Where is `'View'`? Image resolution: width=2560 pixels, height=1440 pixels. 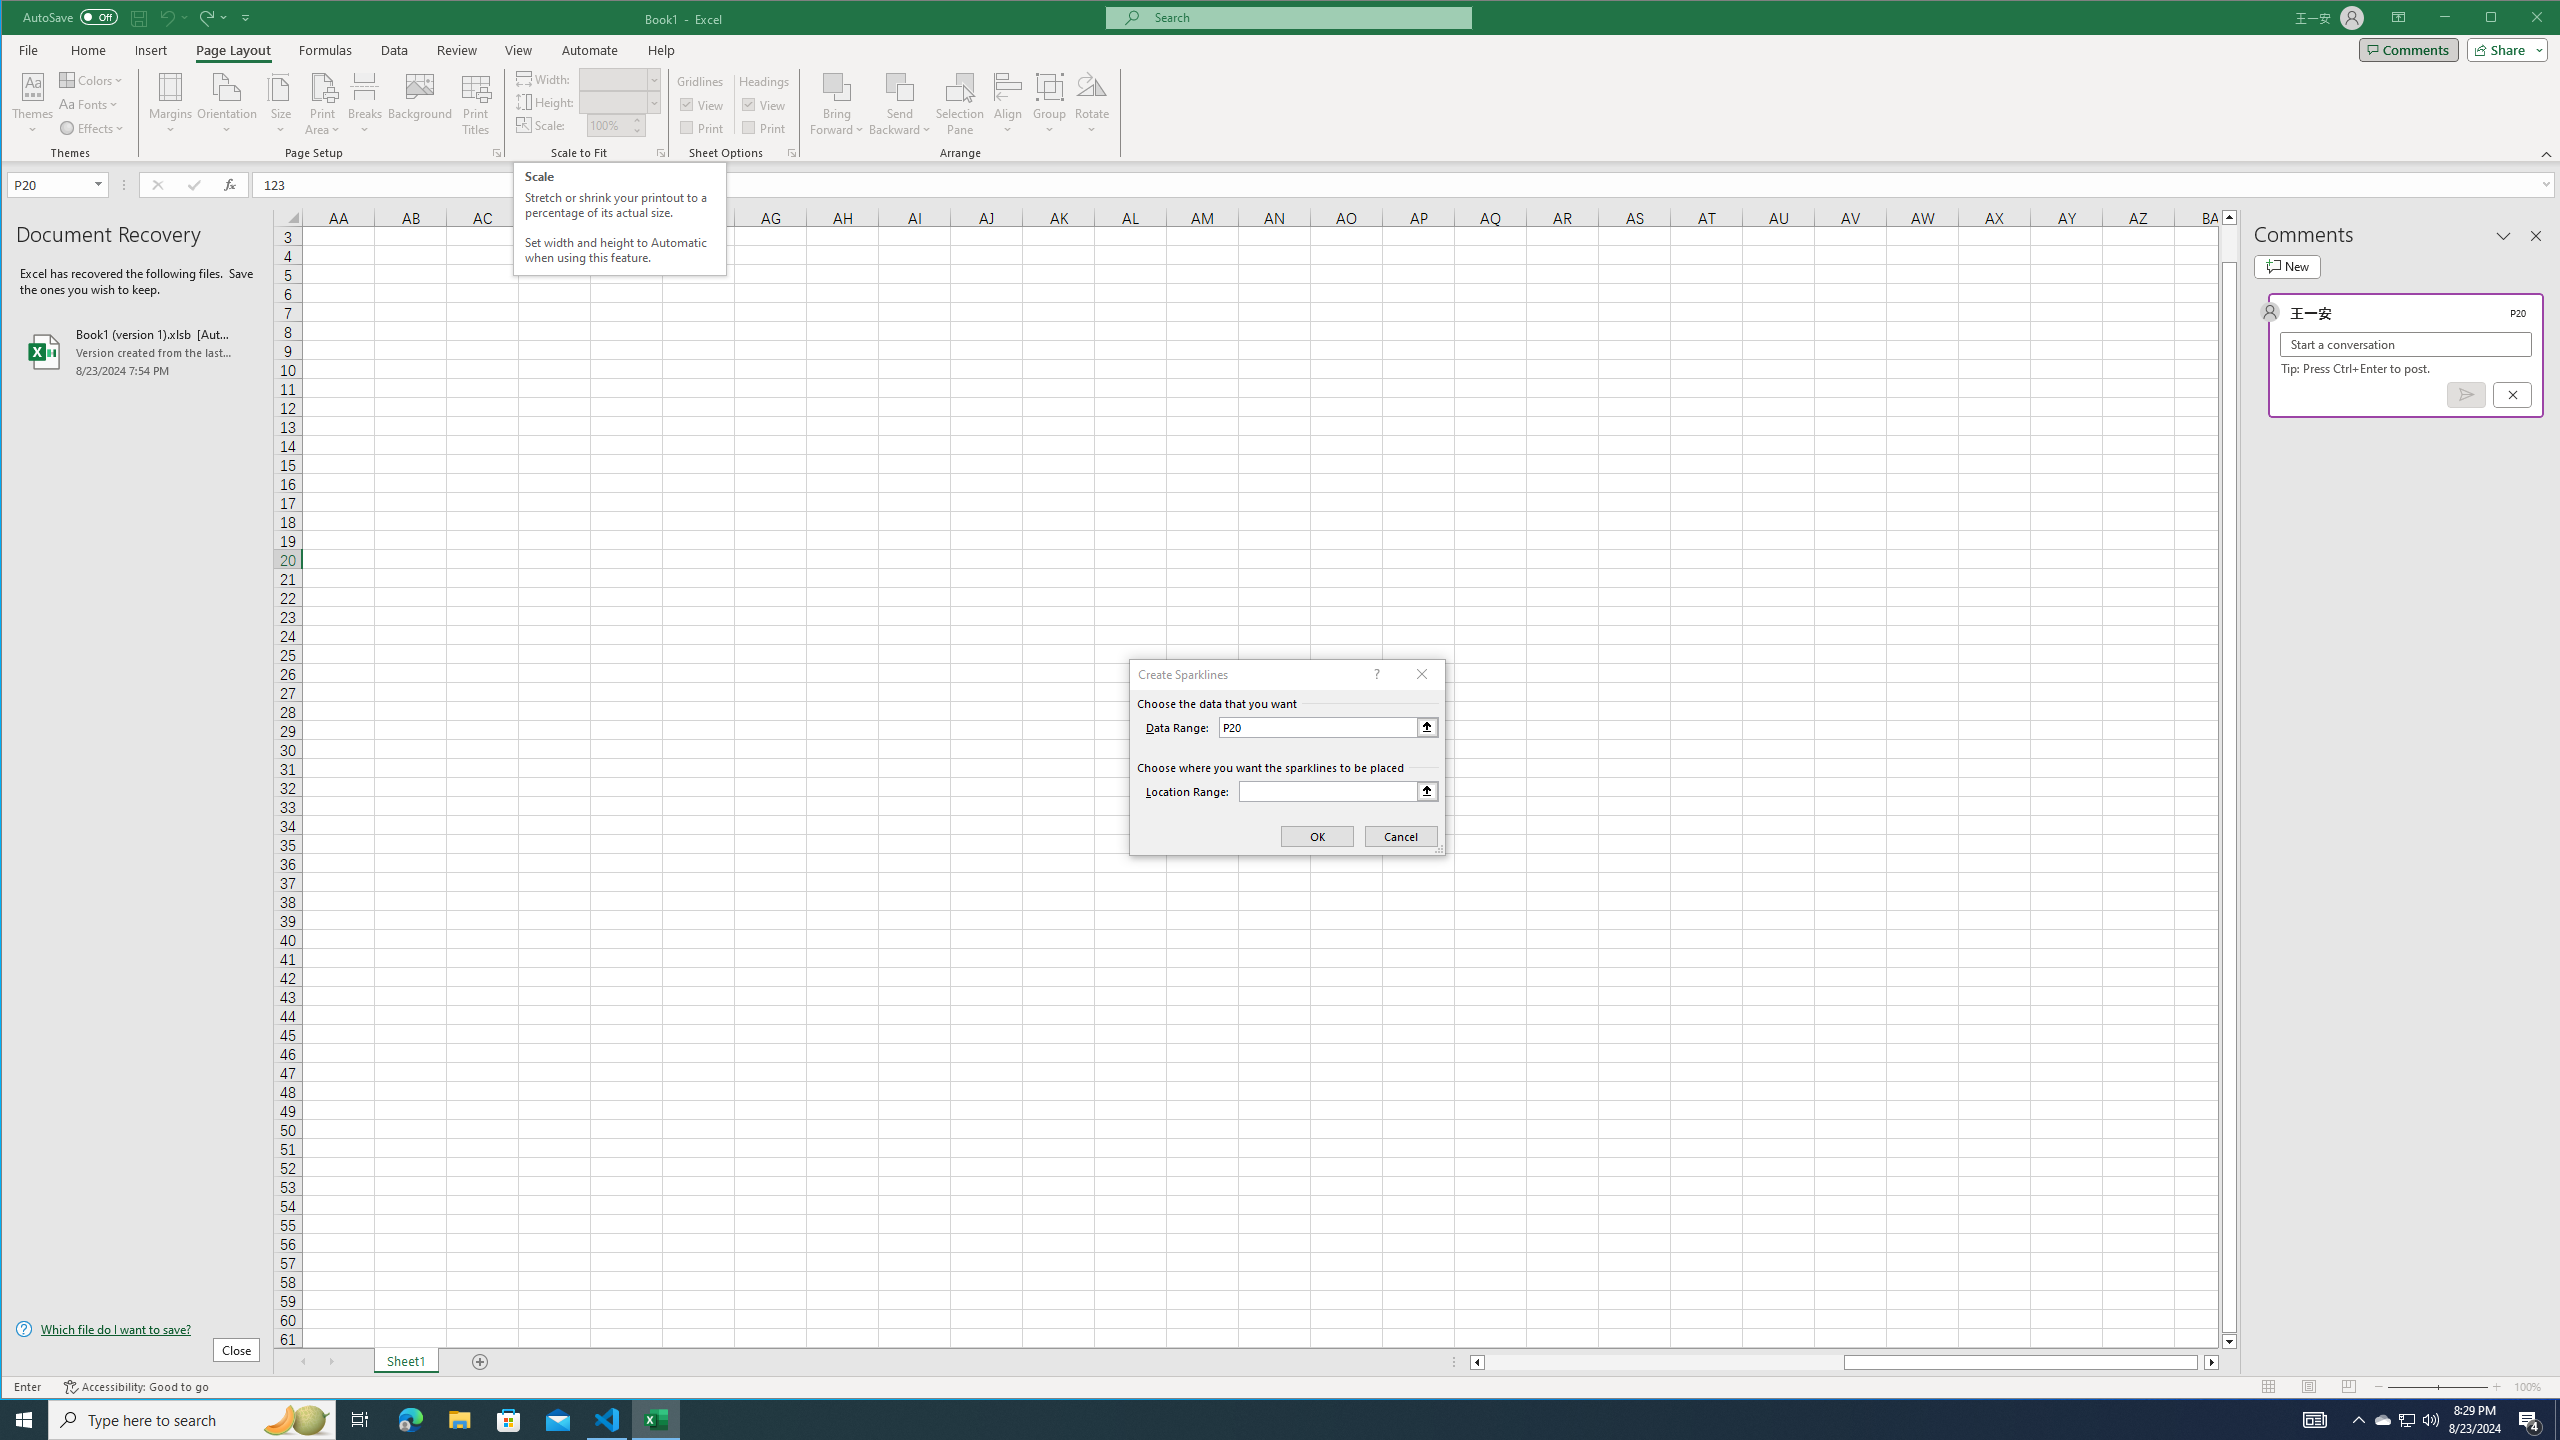 'View' is located at coordinates (517, 49).